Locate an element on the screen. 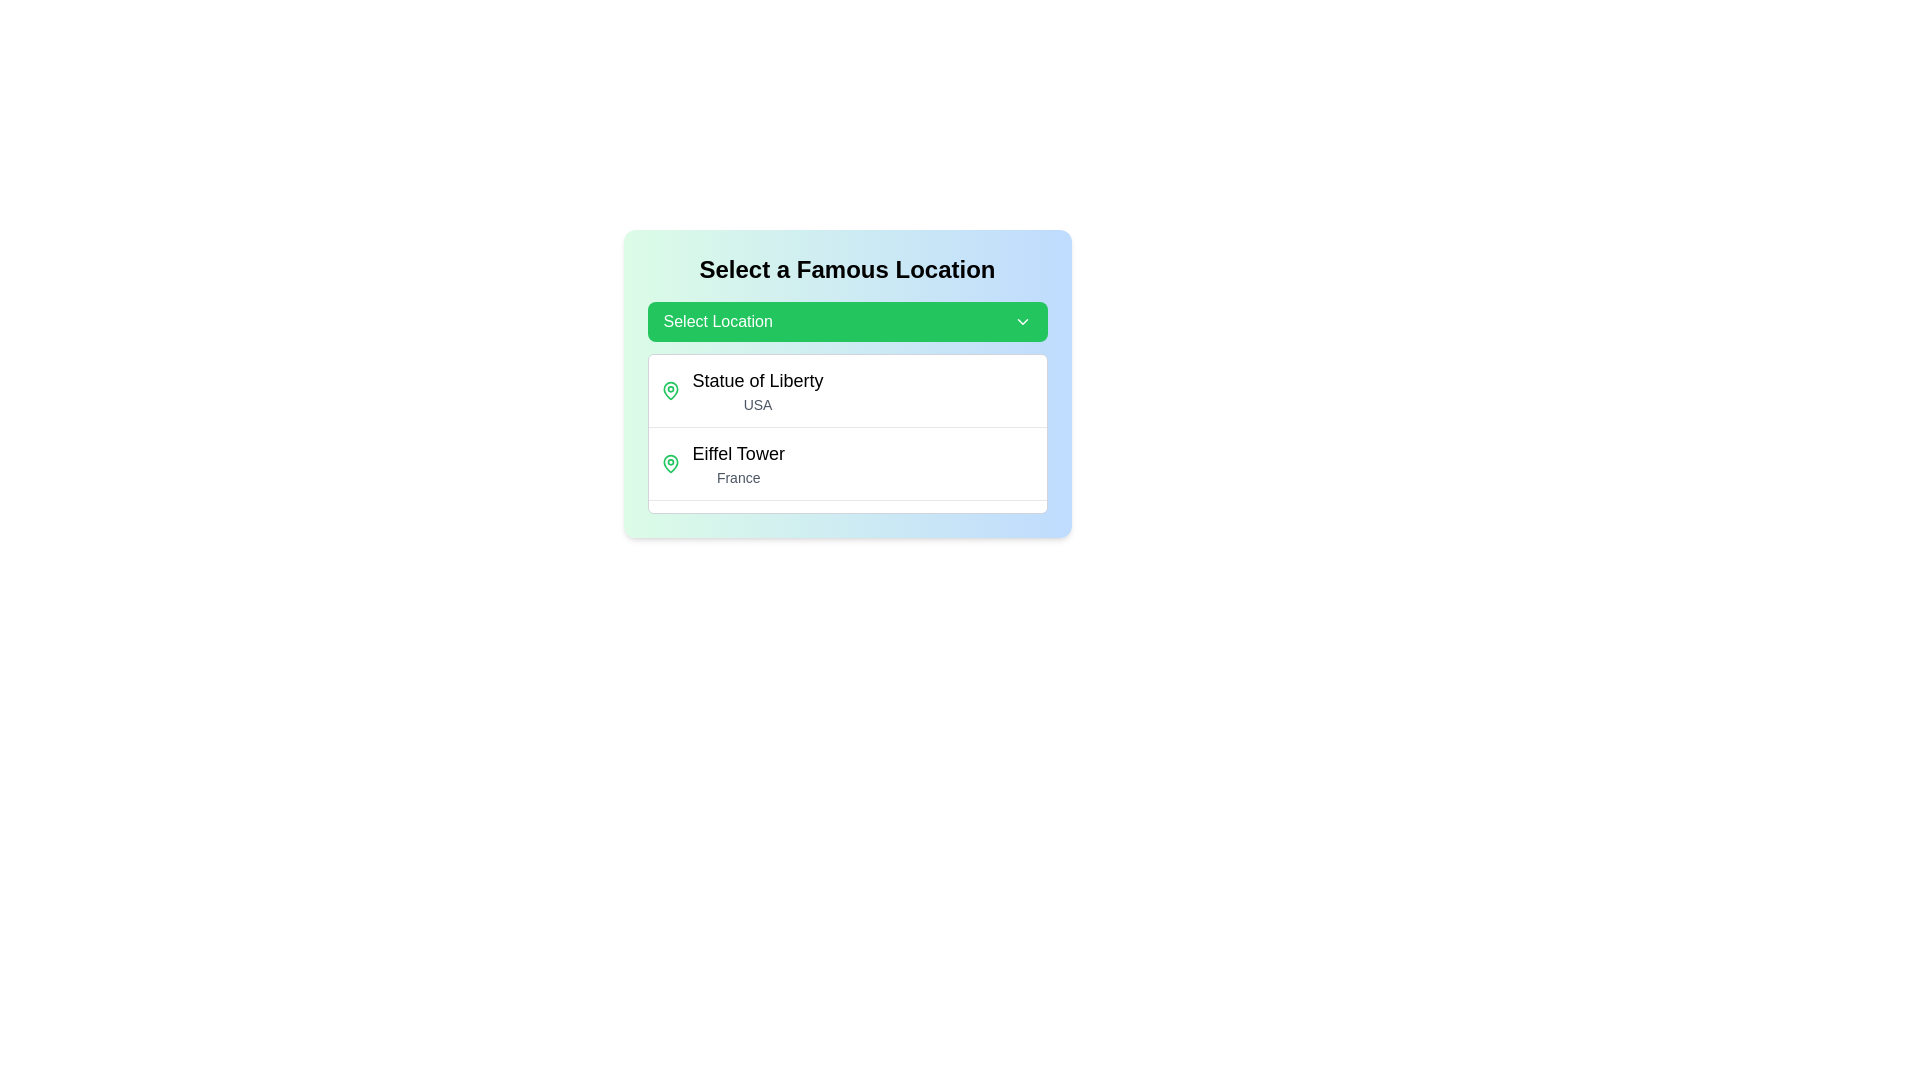 The image size is (1920, 1080). text label displaying 'USA' which is styled in a small, light gray font and positioned directly below the bold text 'Statue of Liberty' is located at coordinates (757, 405).